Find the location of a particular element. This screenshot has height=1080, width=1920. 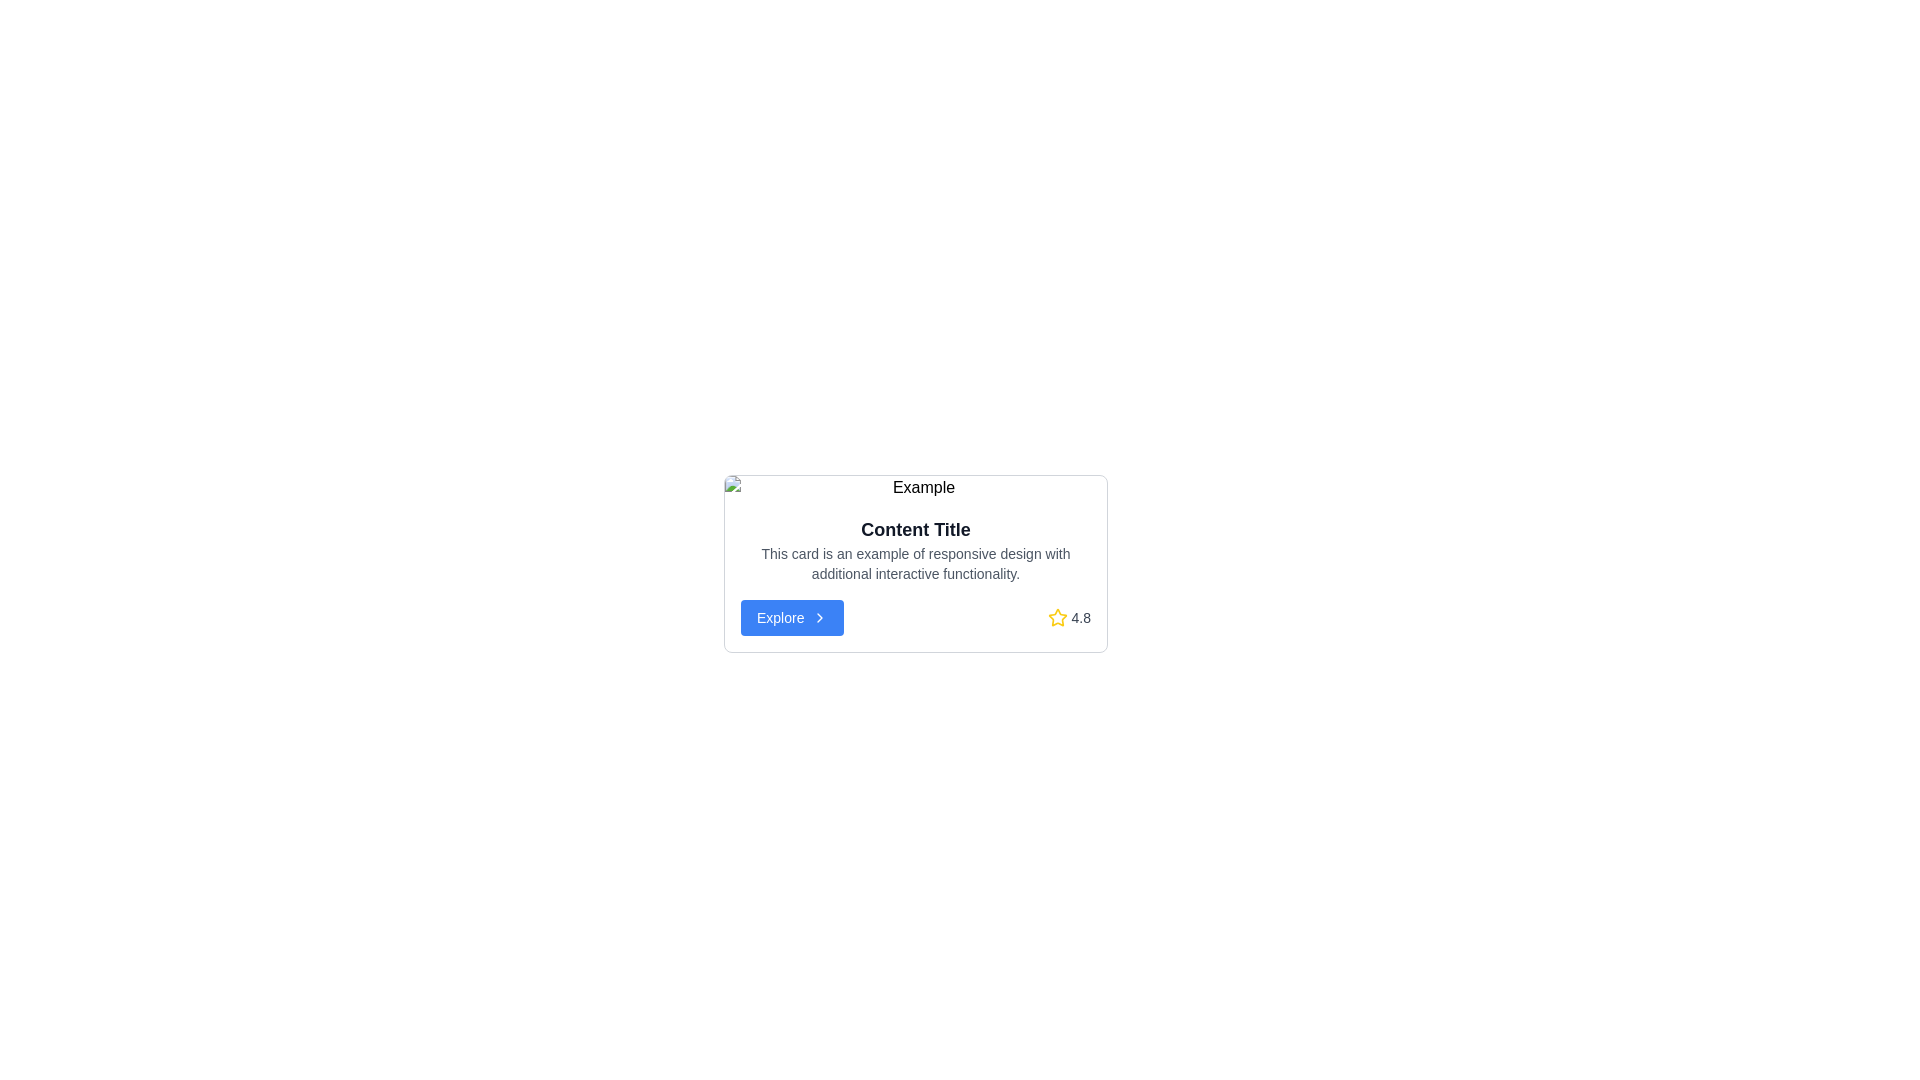

the text display component showing '4.8', which is styled in a small gray font and located near the bottom right of a card interface, adjacent to a yellow star icon is located at coordinates (1080, 616).